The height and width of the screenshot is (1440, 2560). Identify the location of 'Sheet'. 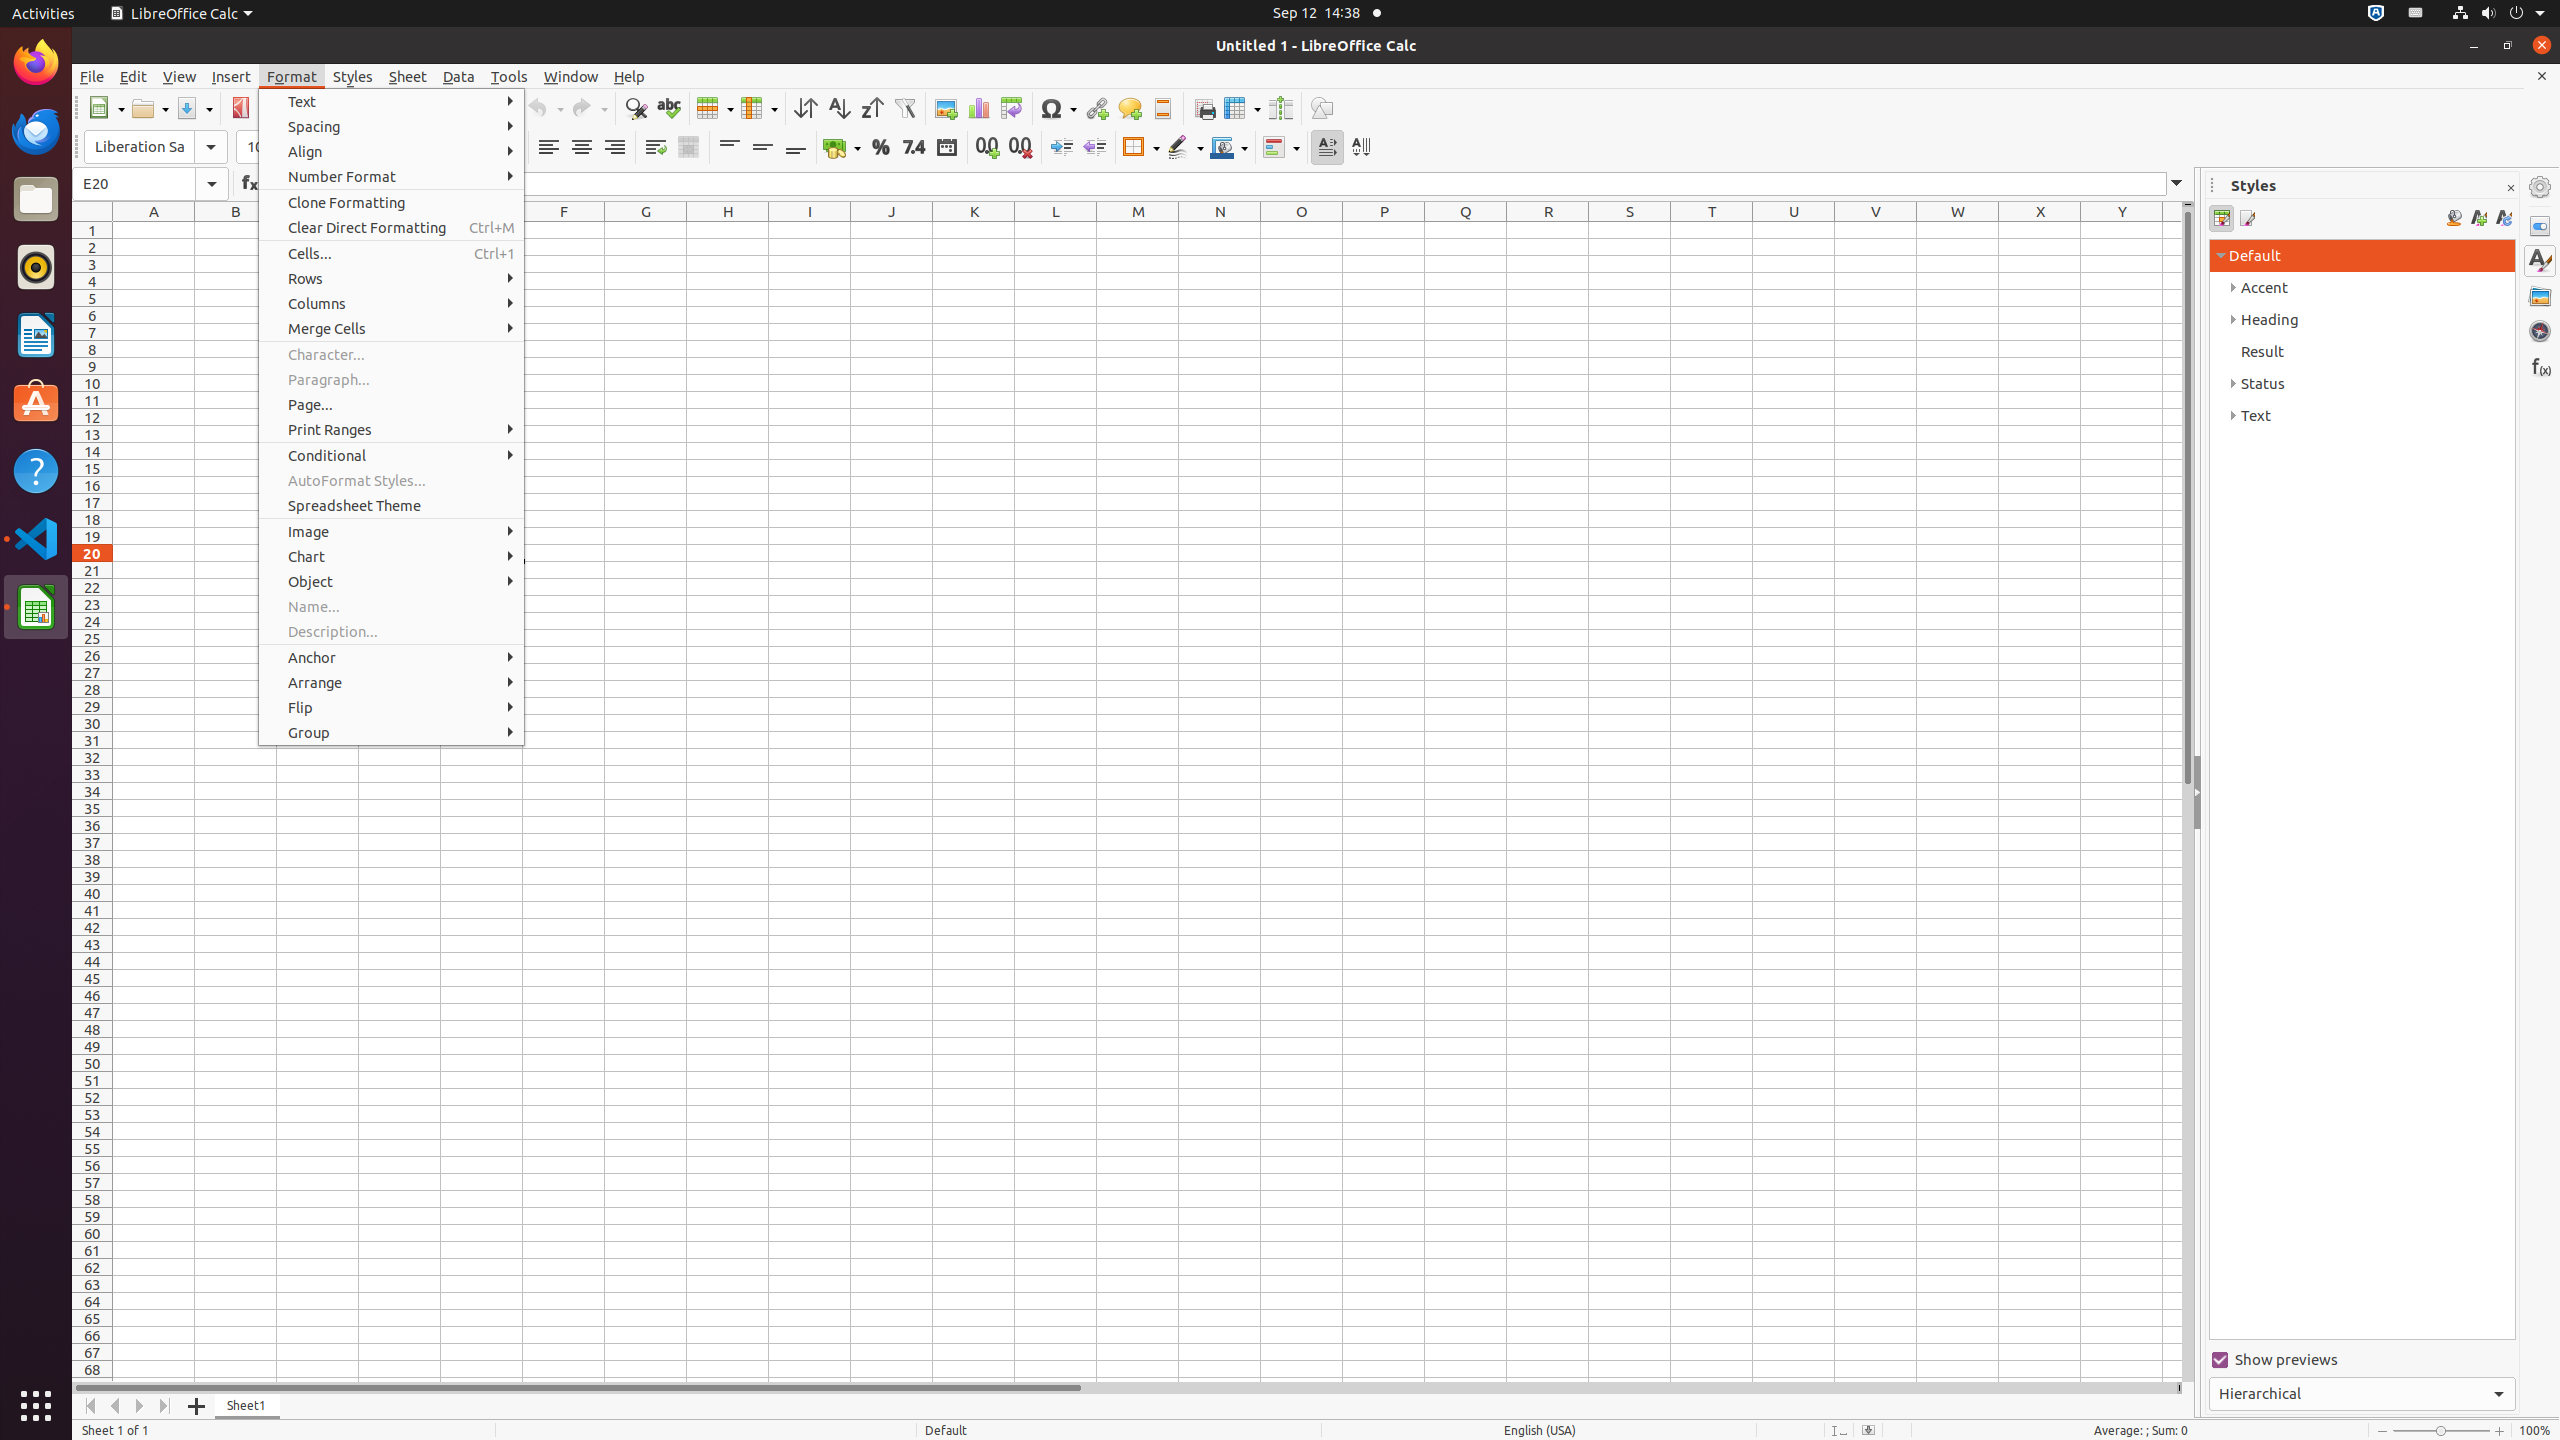
(407, 76).